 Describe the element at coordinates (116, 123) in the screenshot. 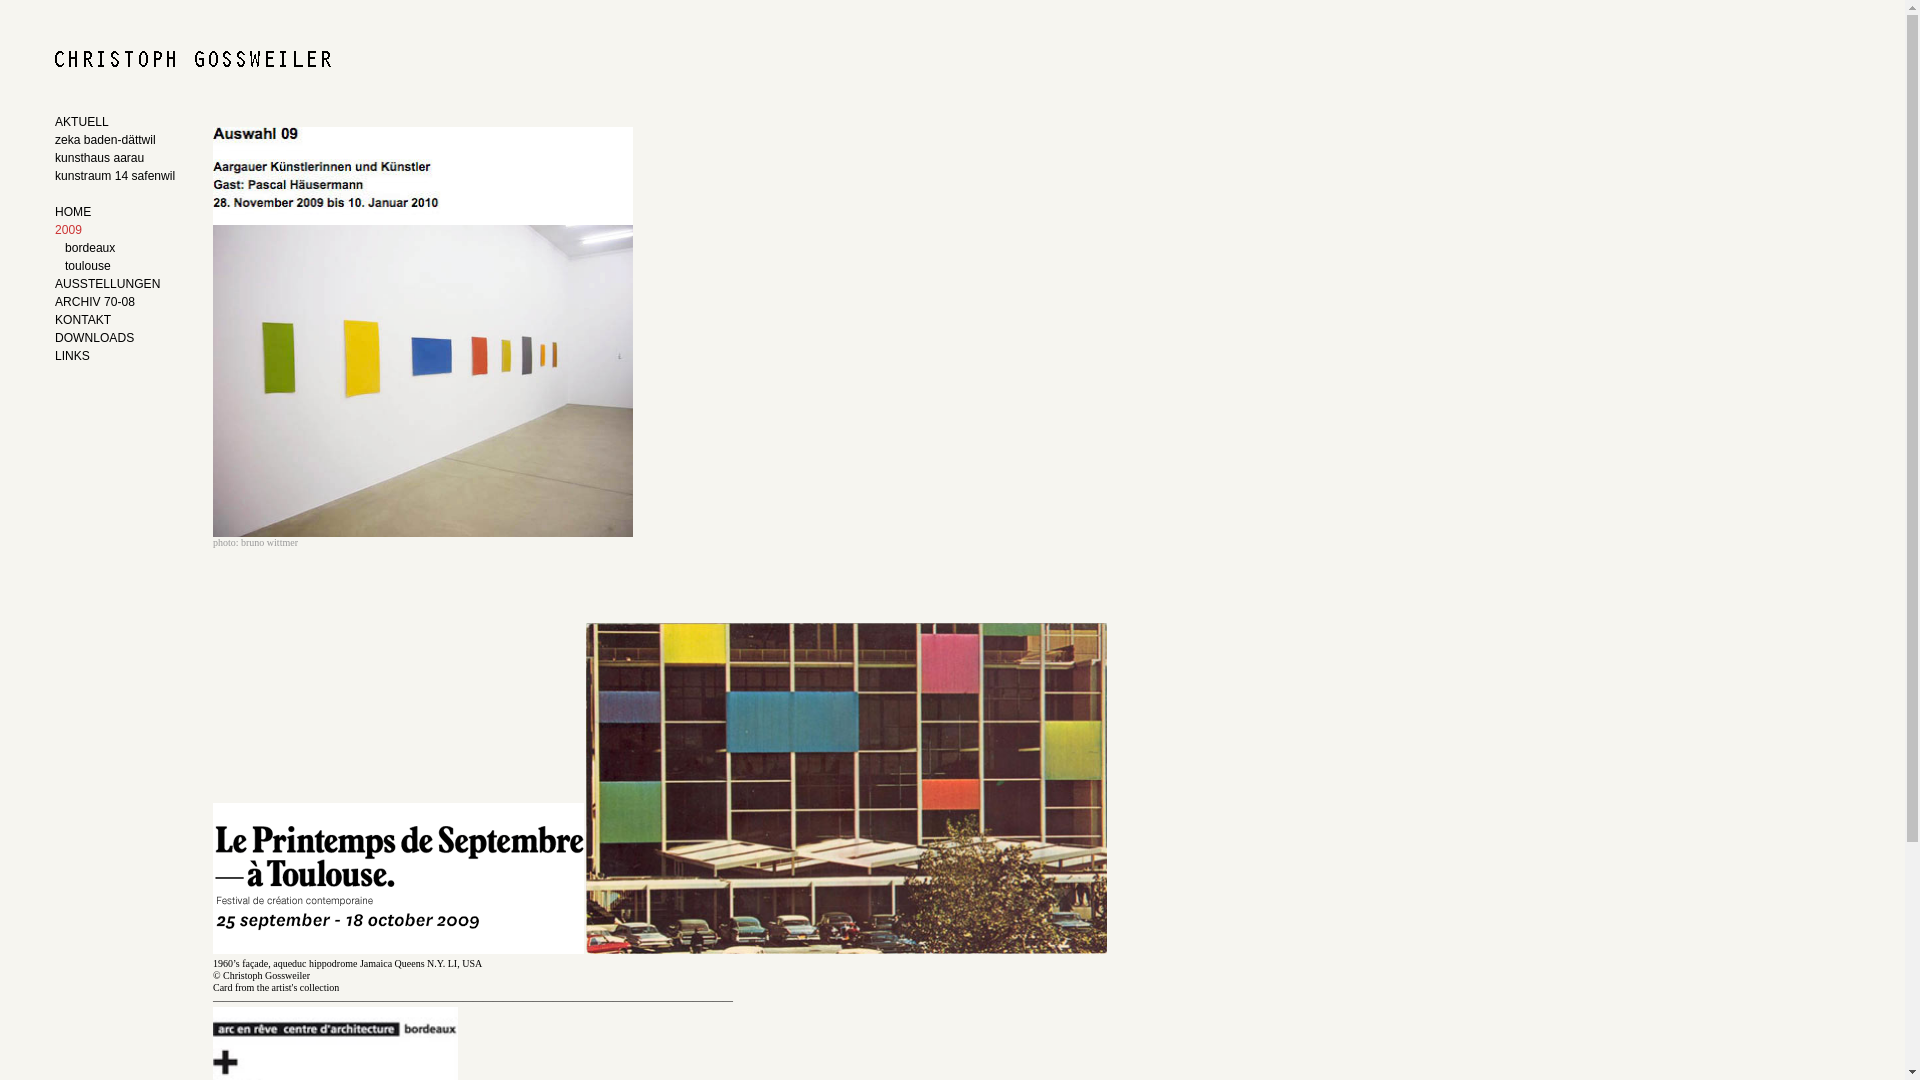

I see `'AKTUELL'` at that location.